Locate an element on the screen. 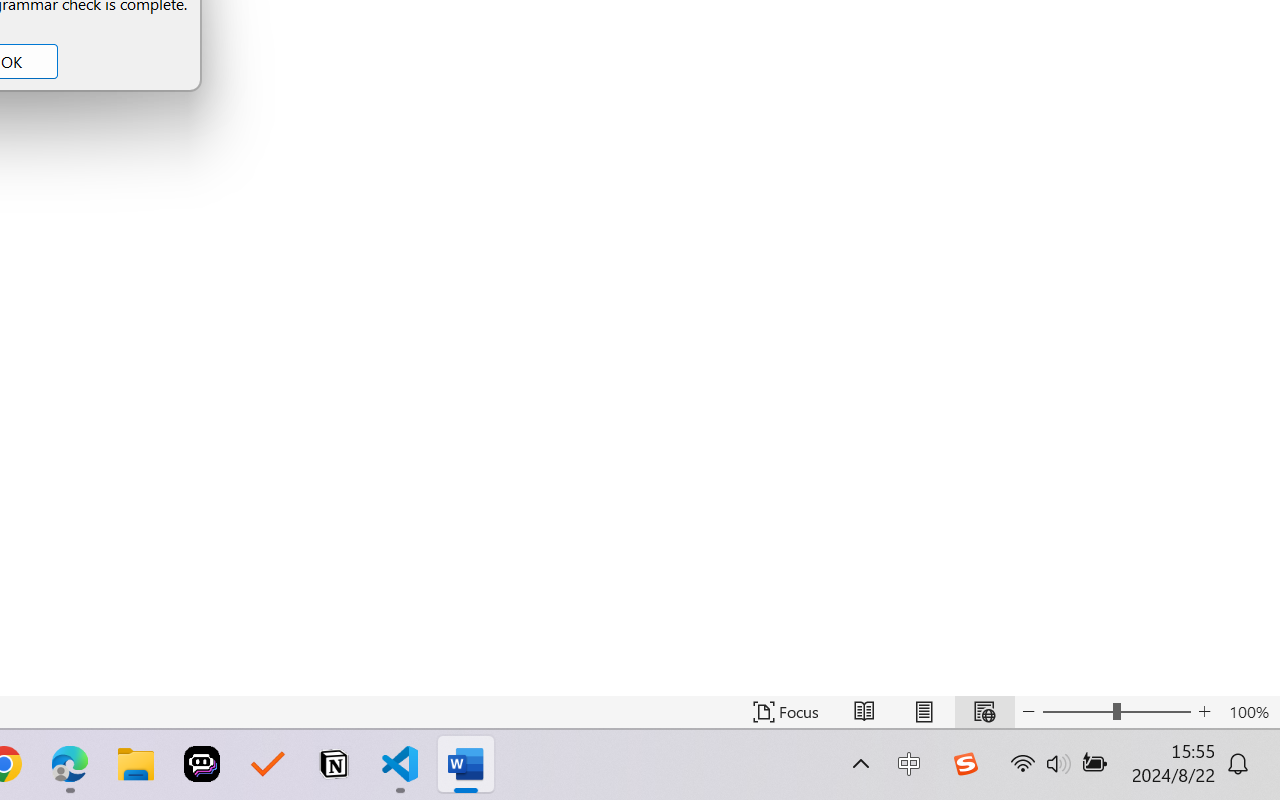 The height and width of the screenshot is (800, 1280). 'Read Mode' is located at coordinates (864, 711).